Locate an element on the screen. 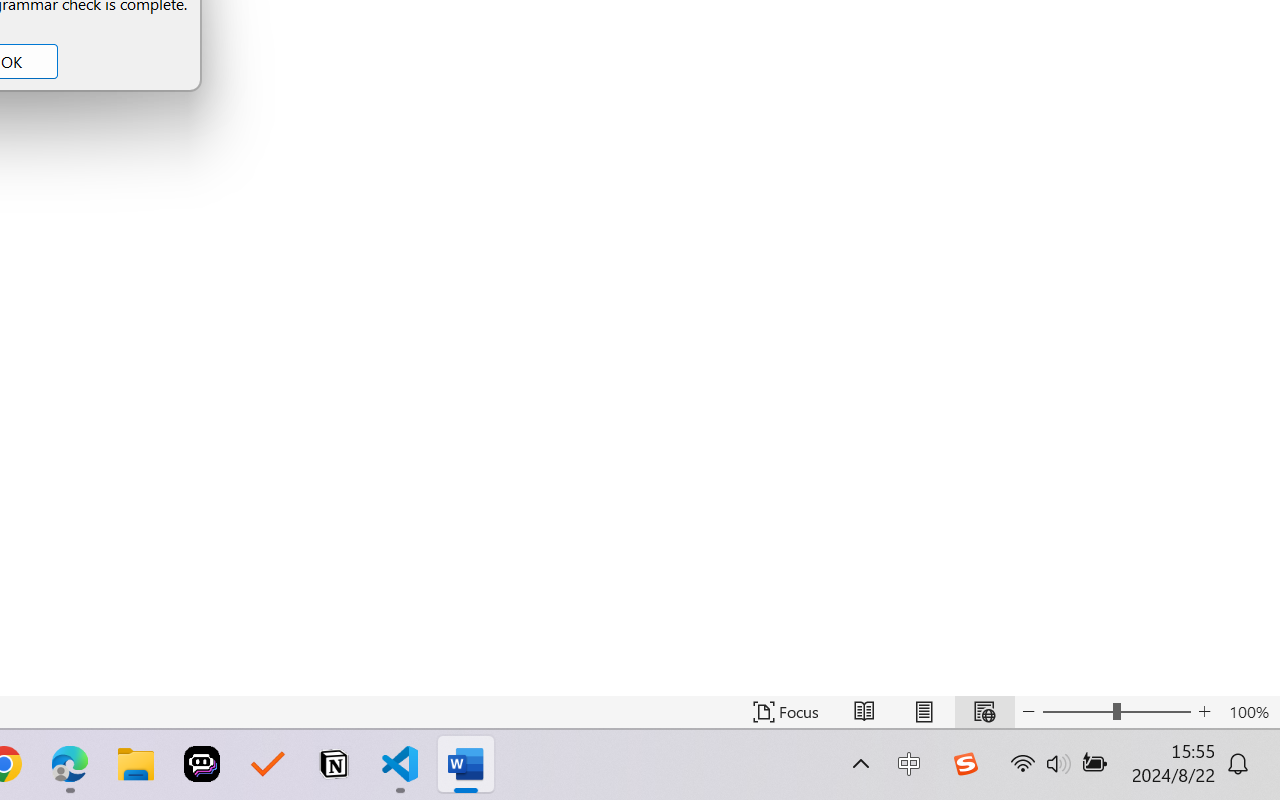 The height and width of the screenshot is (800, 1280). 'Read Mode' is located at coordinates (864, 711).